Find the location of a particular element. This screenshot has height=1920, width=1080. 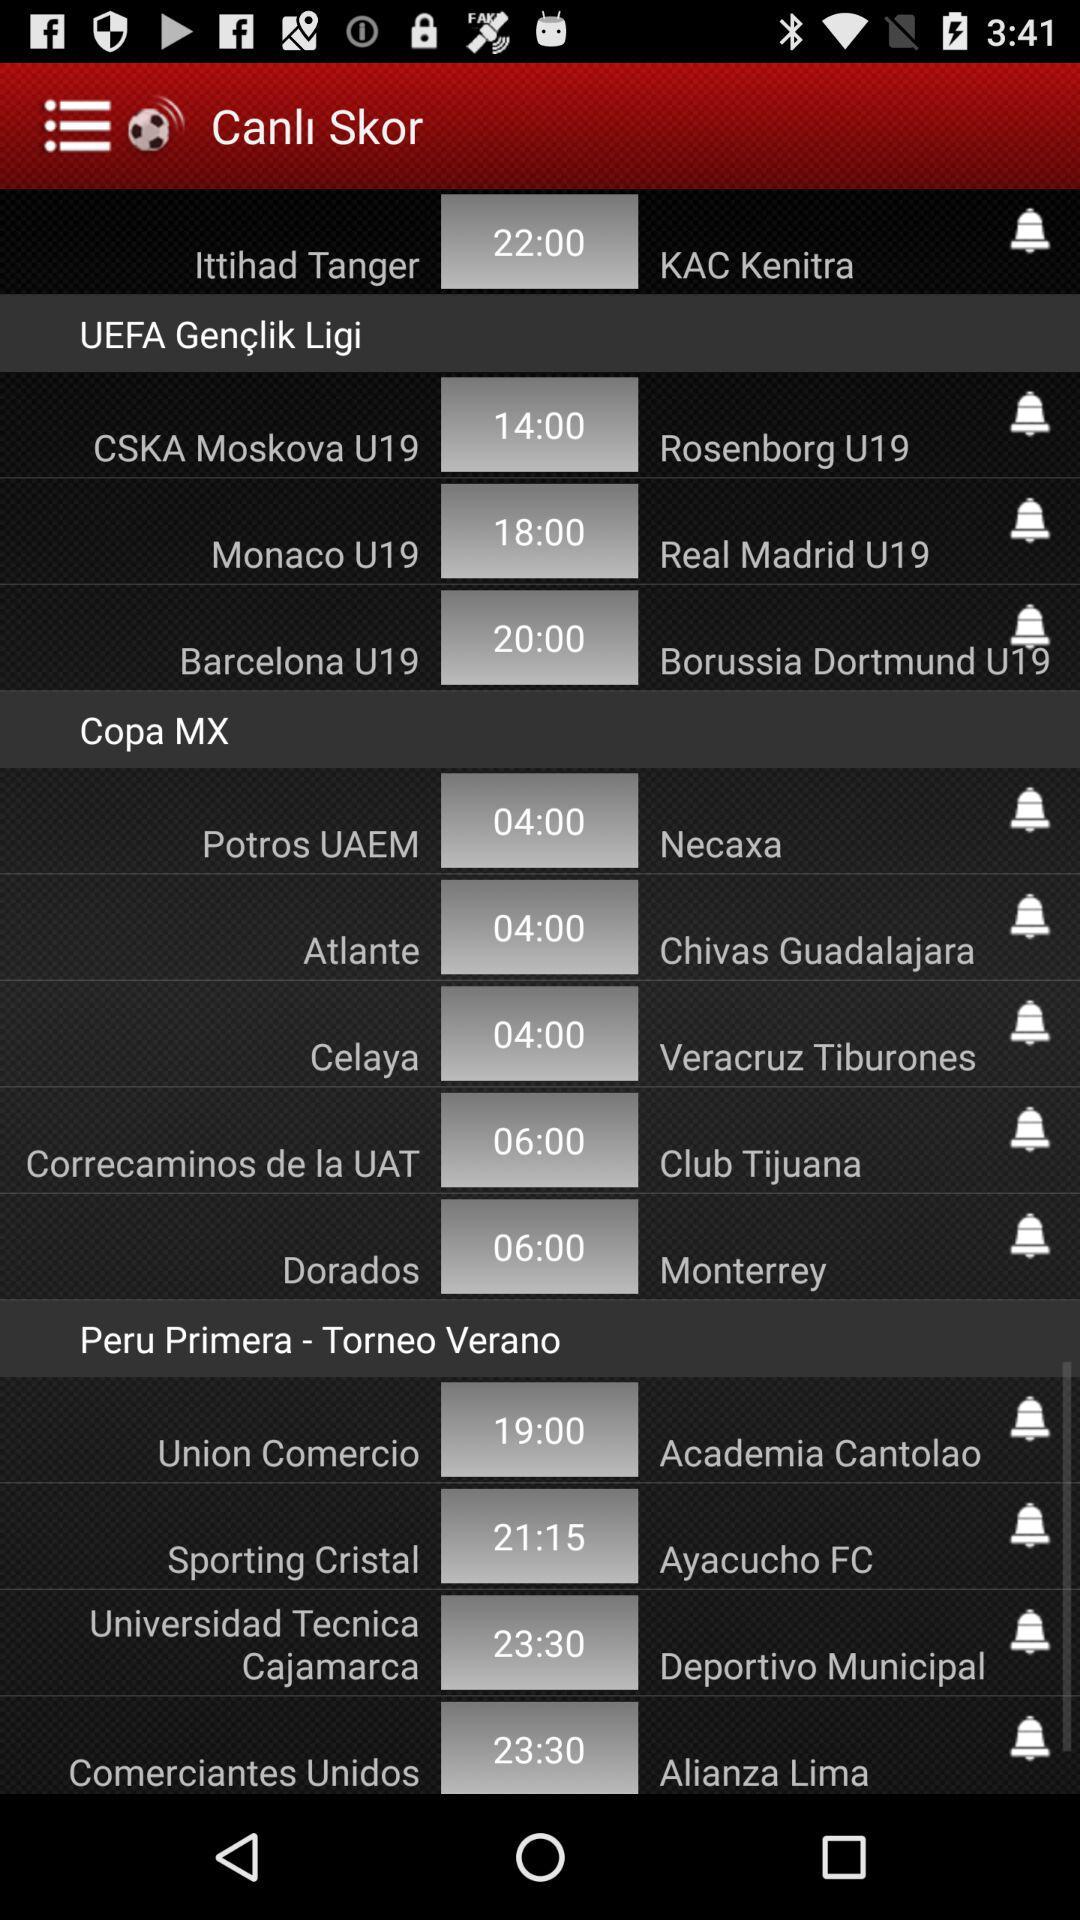

enable notification is located at coordinates (1029, 1418).